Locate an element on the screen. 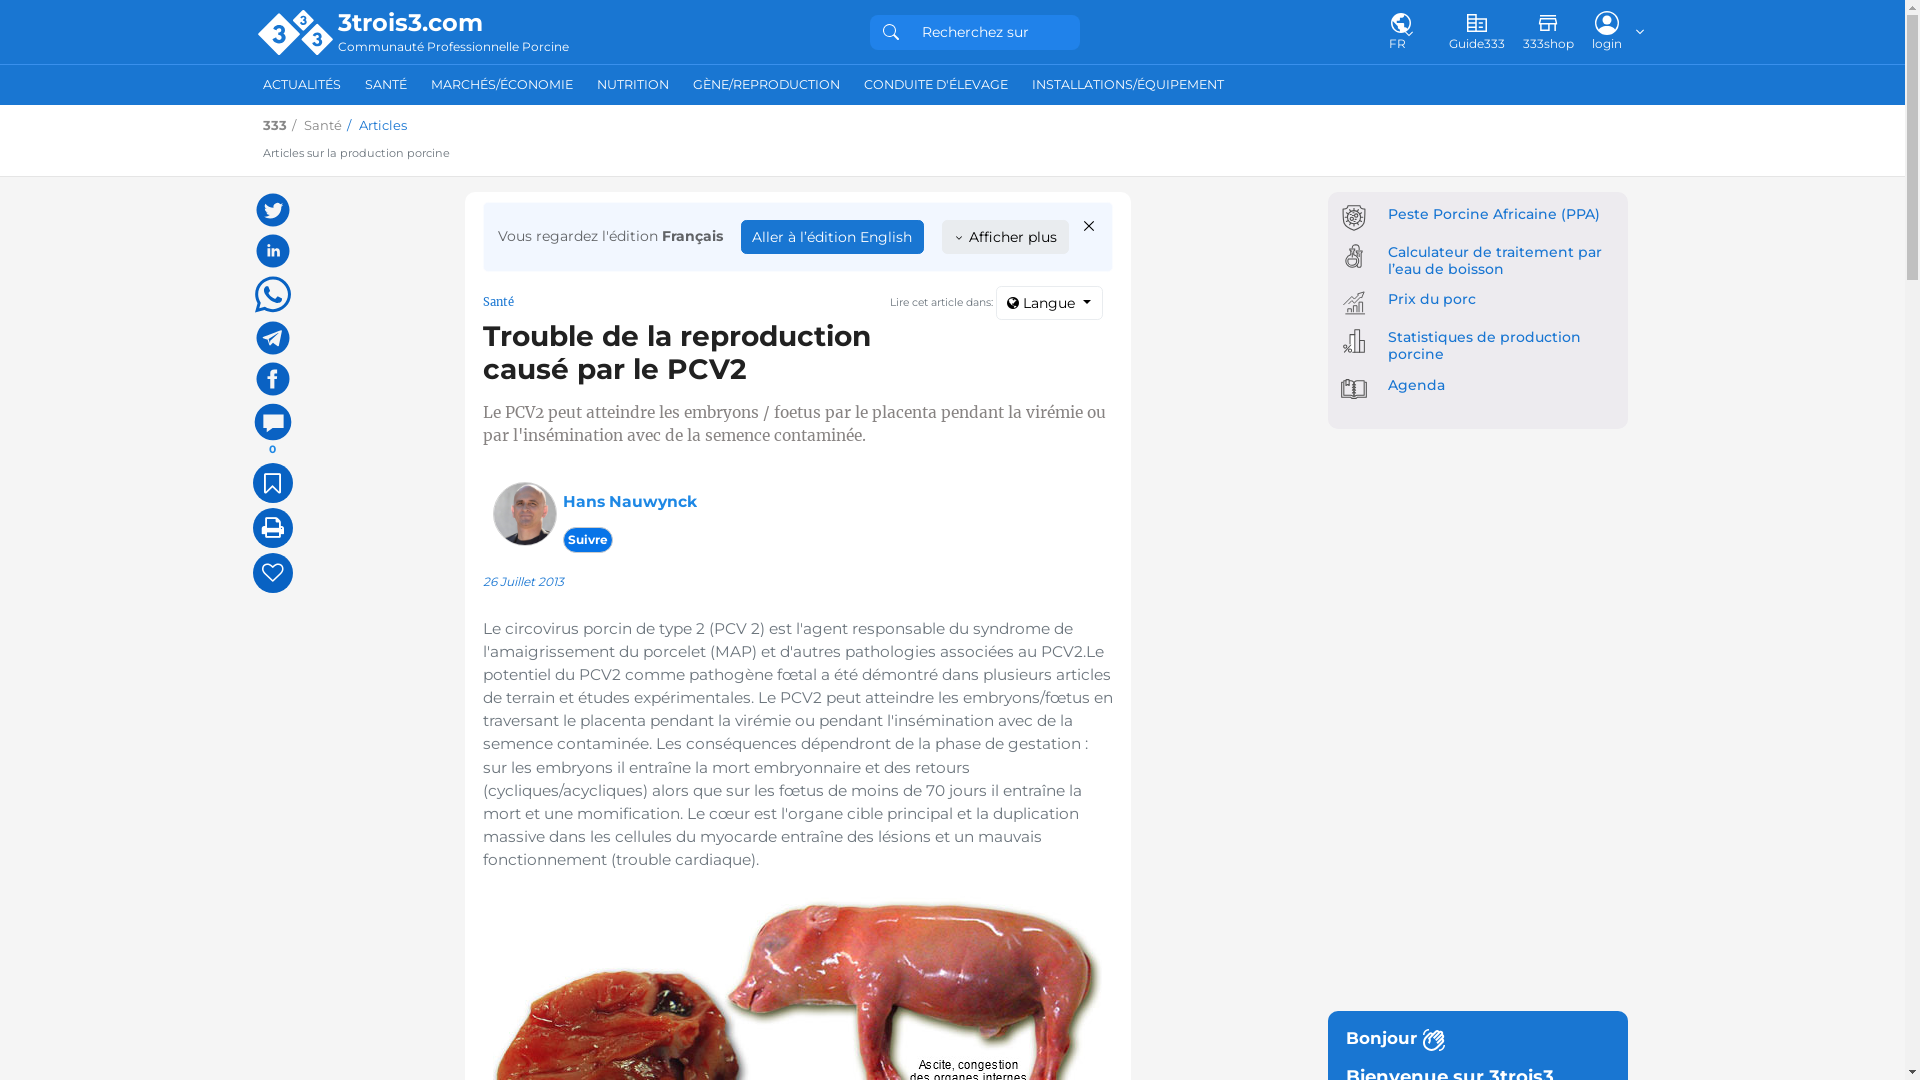 The image size is (1920, 1080). 'Ajouter aux Favoris' is located at coordinates (271, 482).